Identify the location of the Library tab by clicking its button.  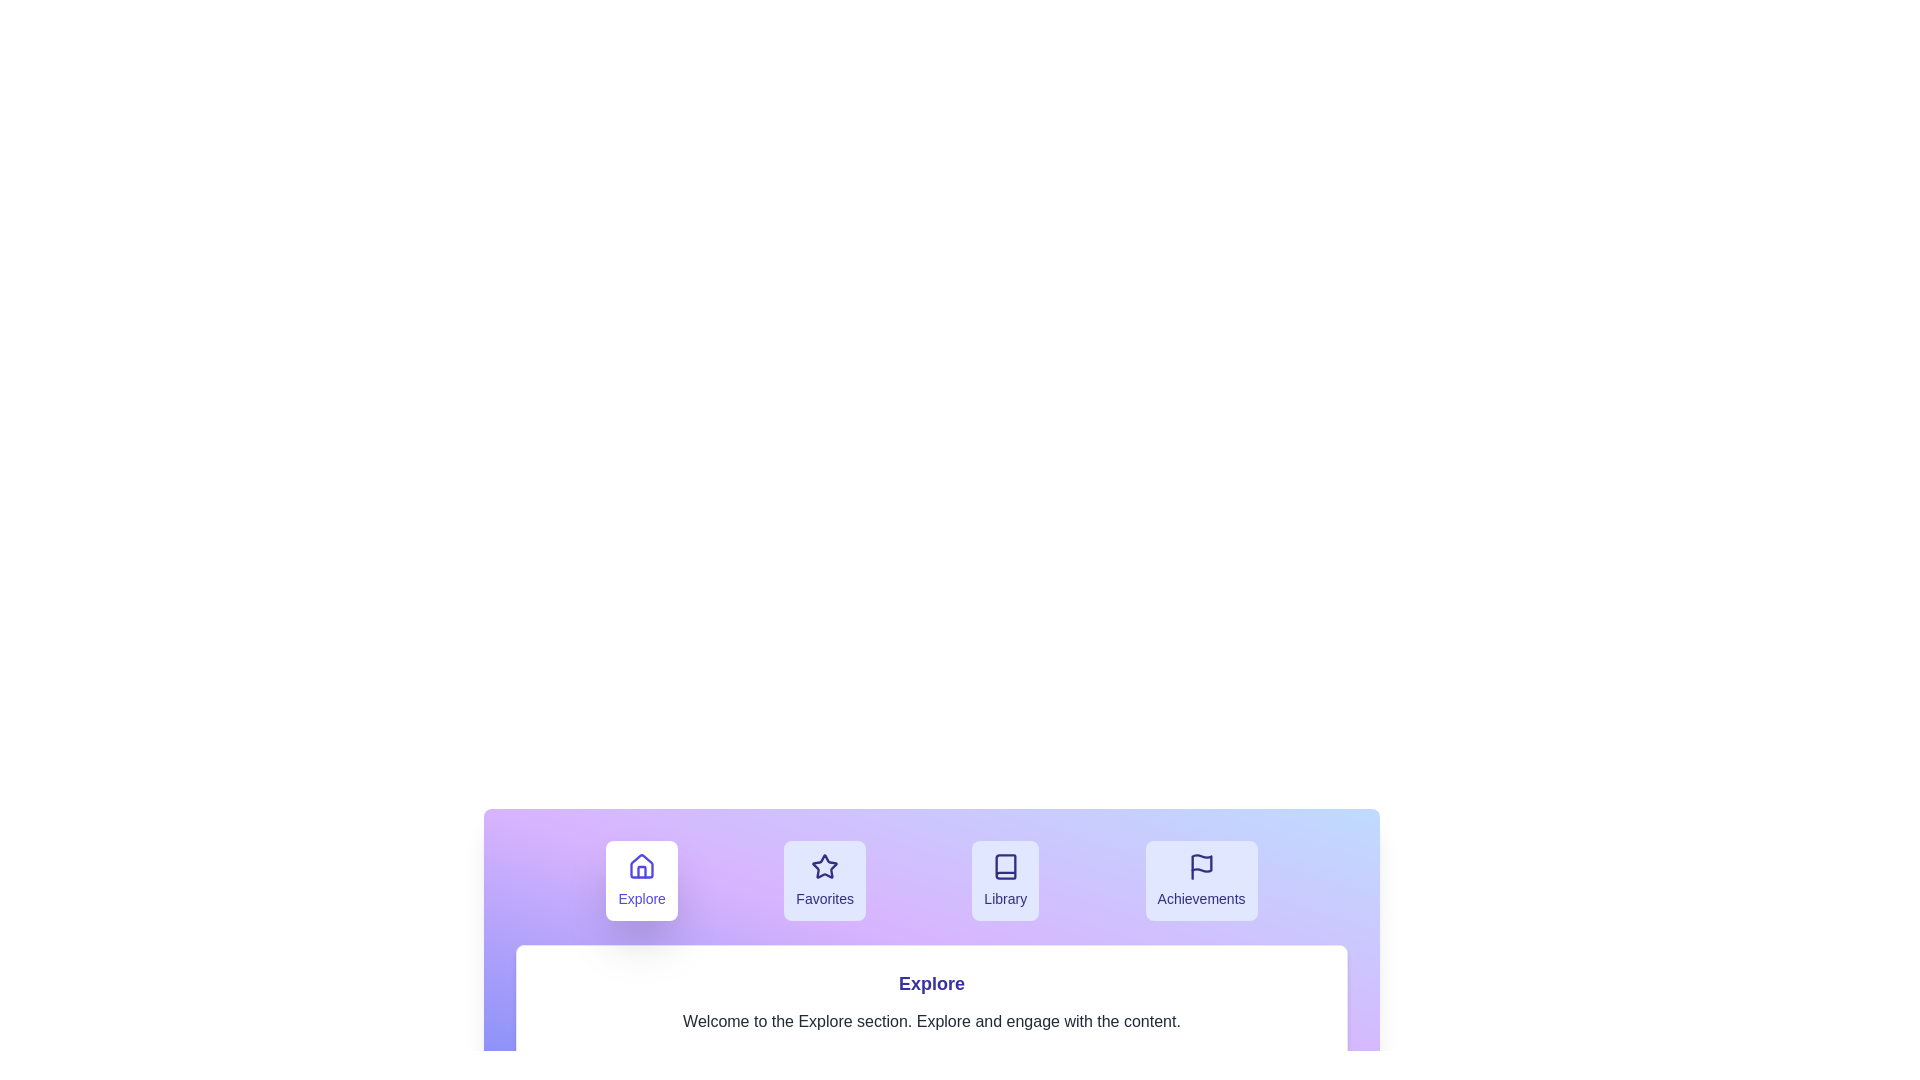
(1006, 879).